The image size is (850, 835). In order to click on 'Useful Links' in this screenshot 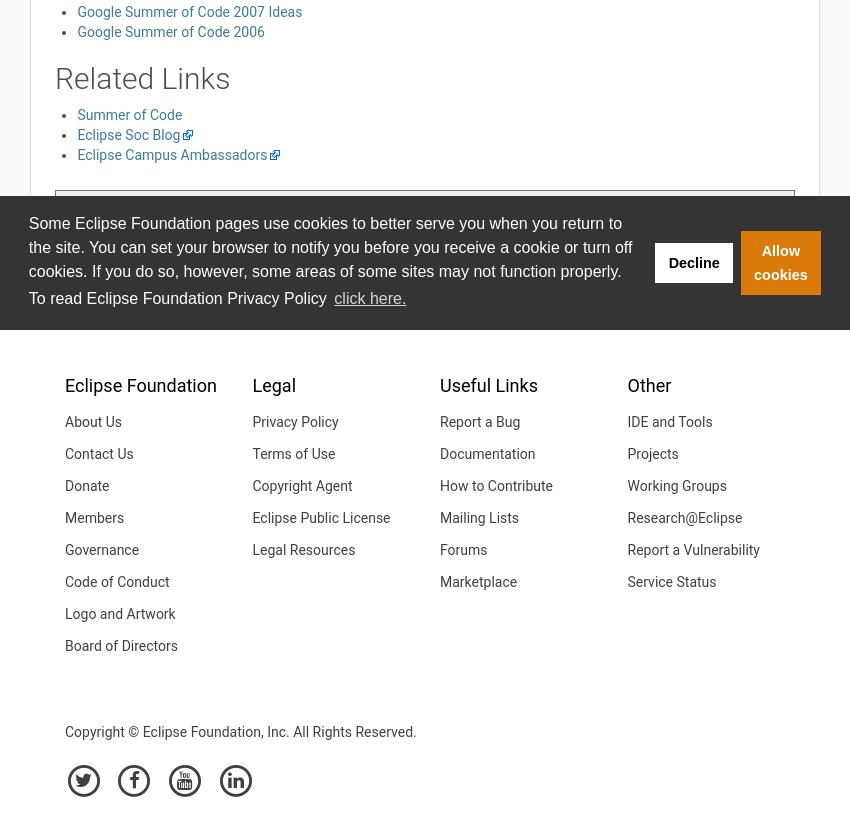, I will do `click(438, 384)`.